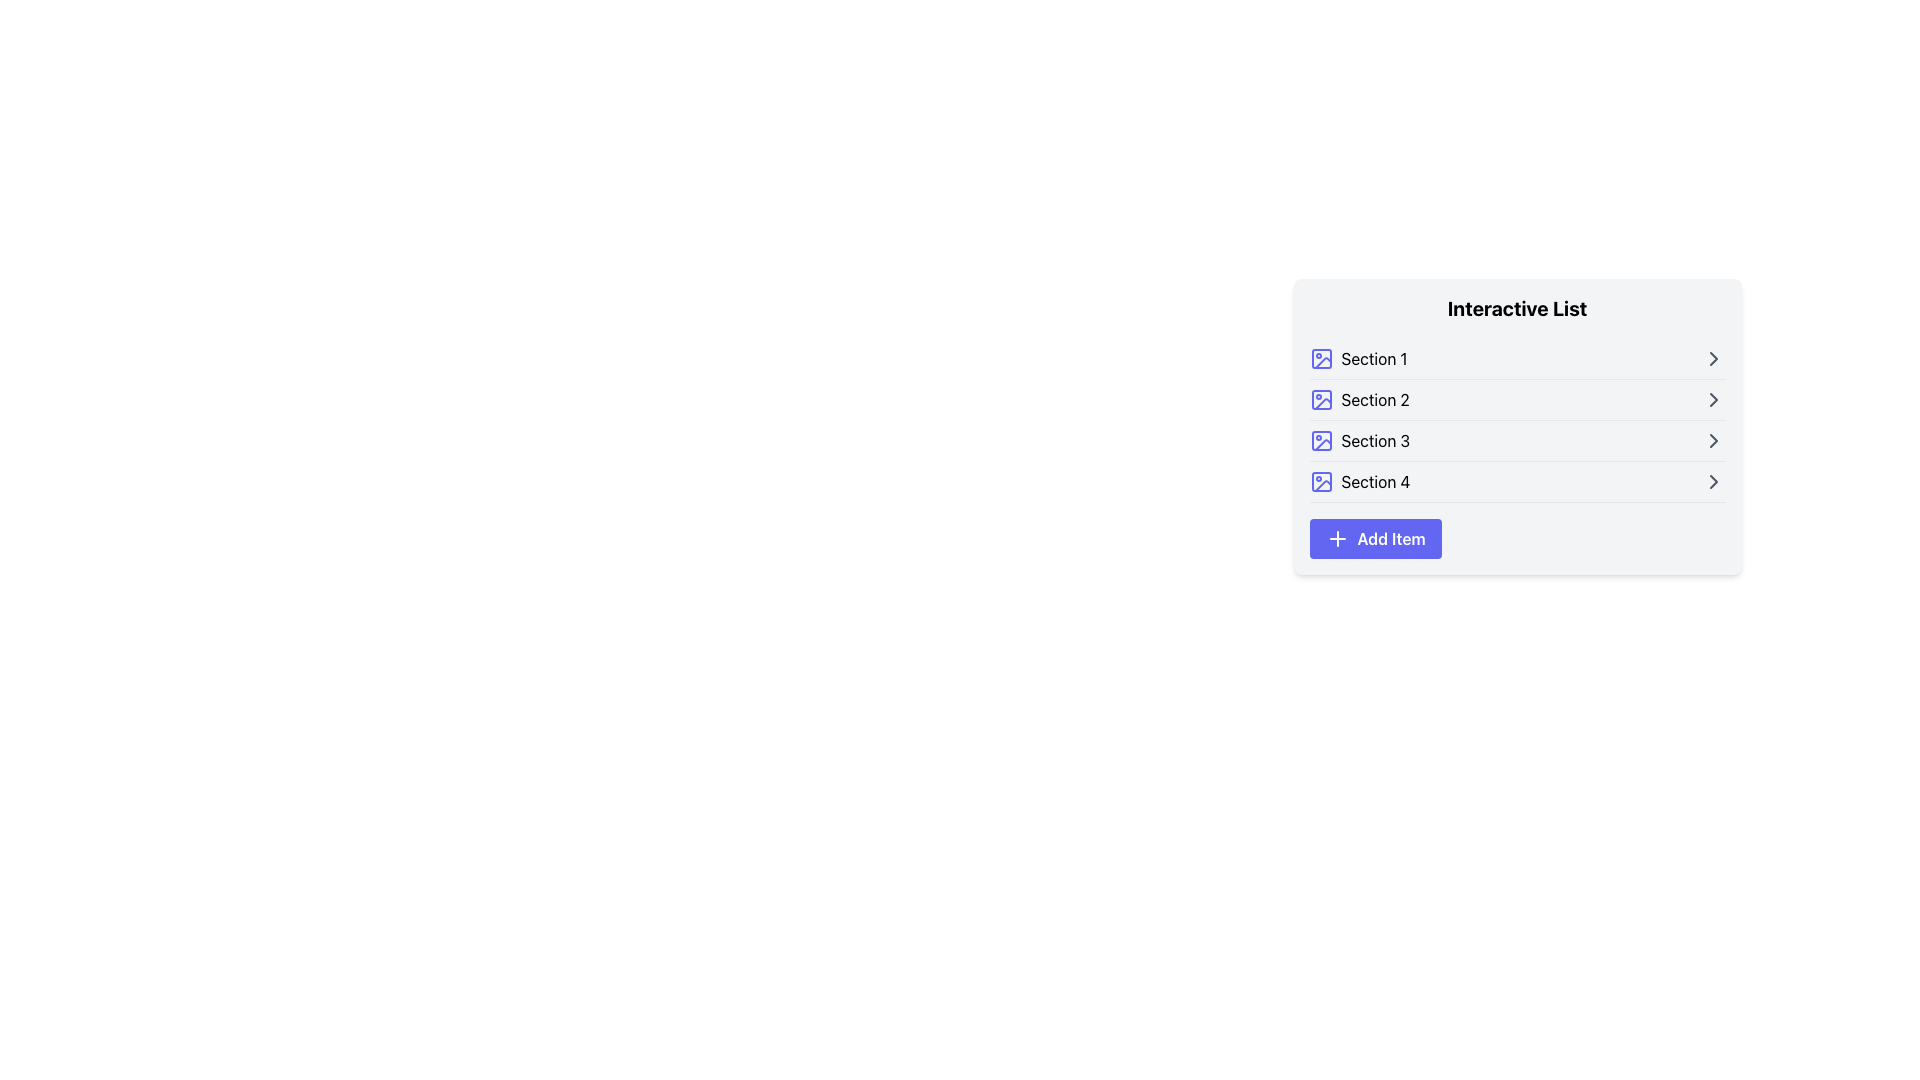 The width and height of the screenshot is (1920, 1080). I want to click on the header text 'Interactive List', which is a bold, large-size label positioned at the top-center of the interface, above the sections labeled 'Section 1', 'Section 2', 'Section 3', and 'Section 4', so click(1517, 308).